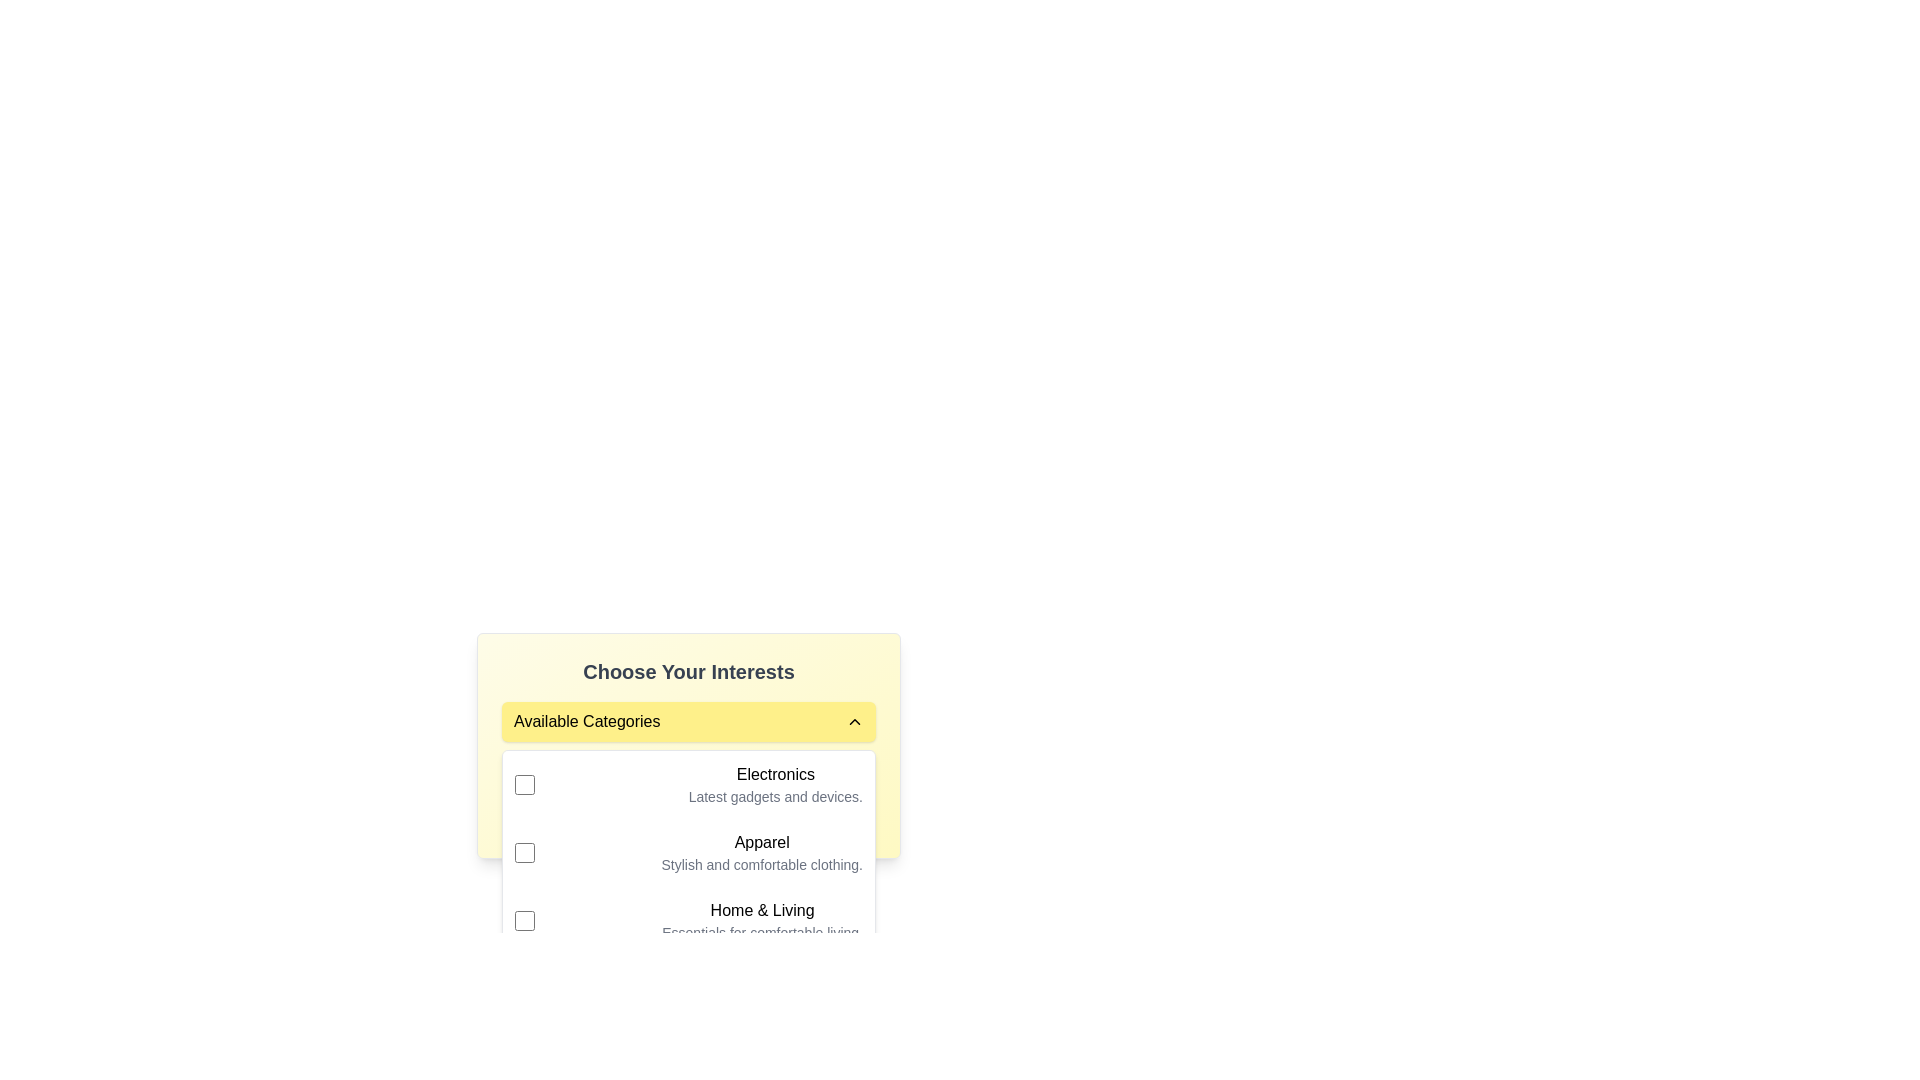 The height and width of the screenshot is (1080, 1920). Describe the element at coordinates (524, 784) in the screenshot. I see `the checkbox for the 'Electronics' category` at that location.